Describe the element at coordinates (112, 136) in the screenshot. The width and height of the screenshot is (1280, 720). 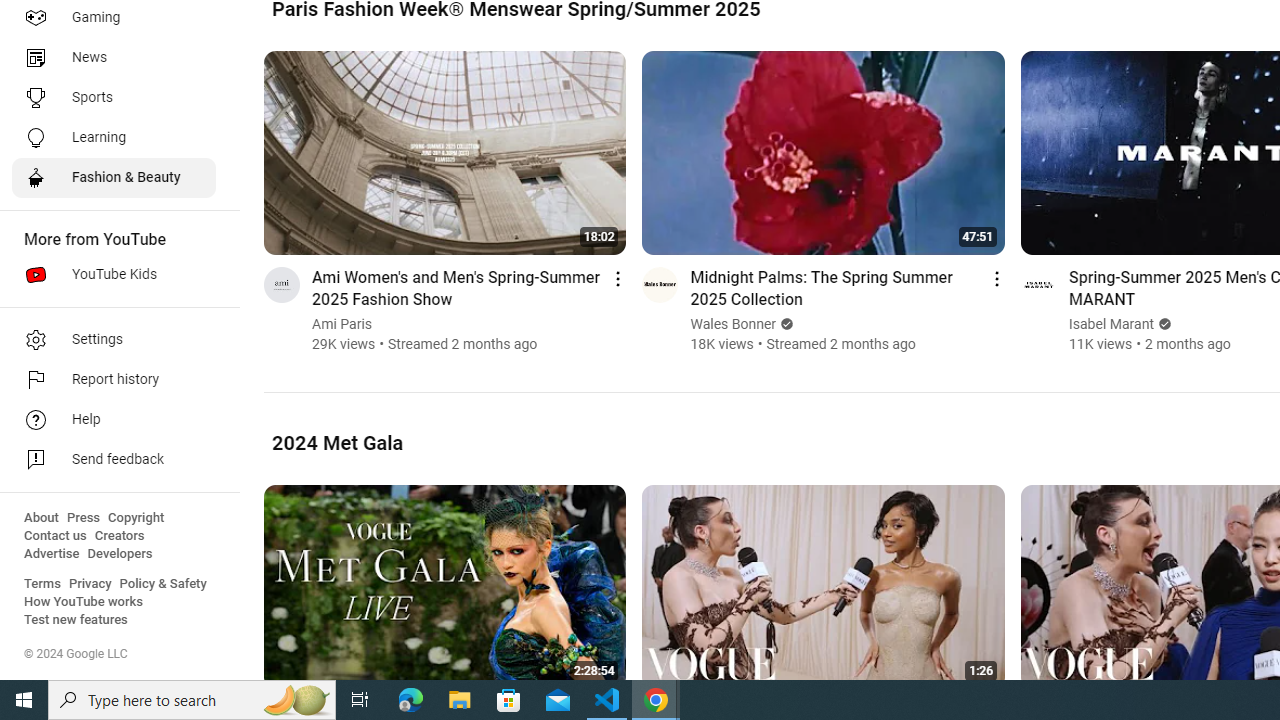
I see `'Learning'` at that location.